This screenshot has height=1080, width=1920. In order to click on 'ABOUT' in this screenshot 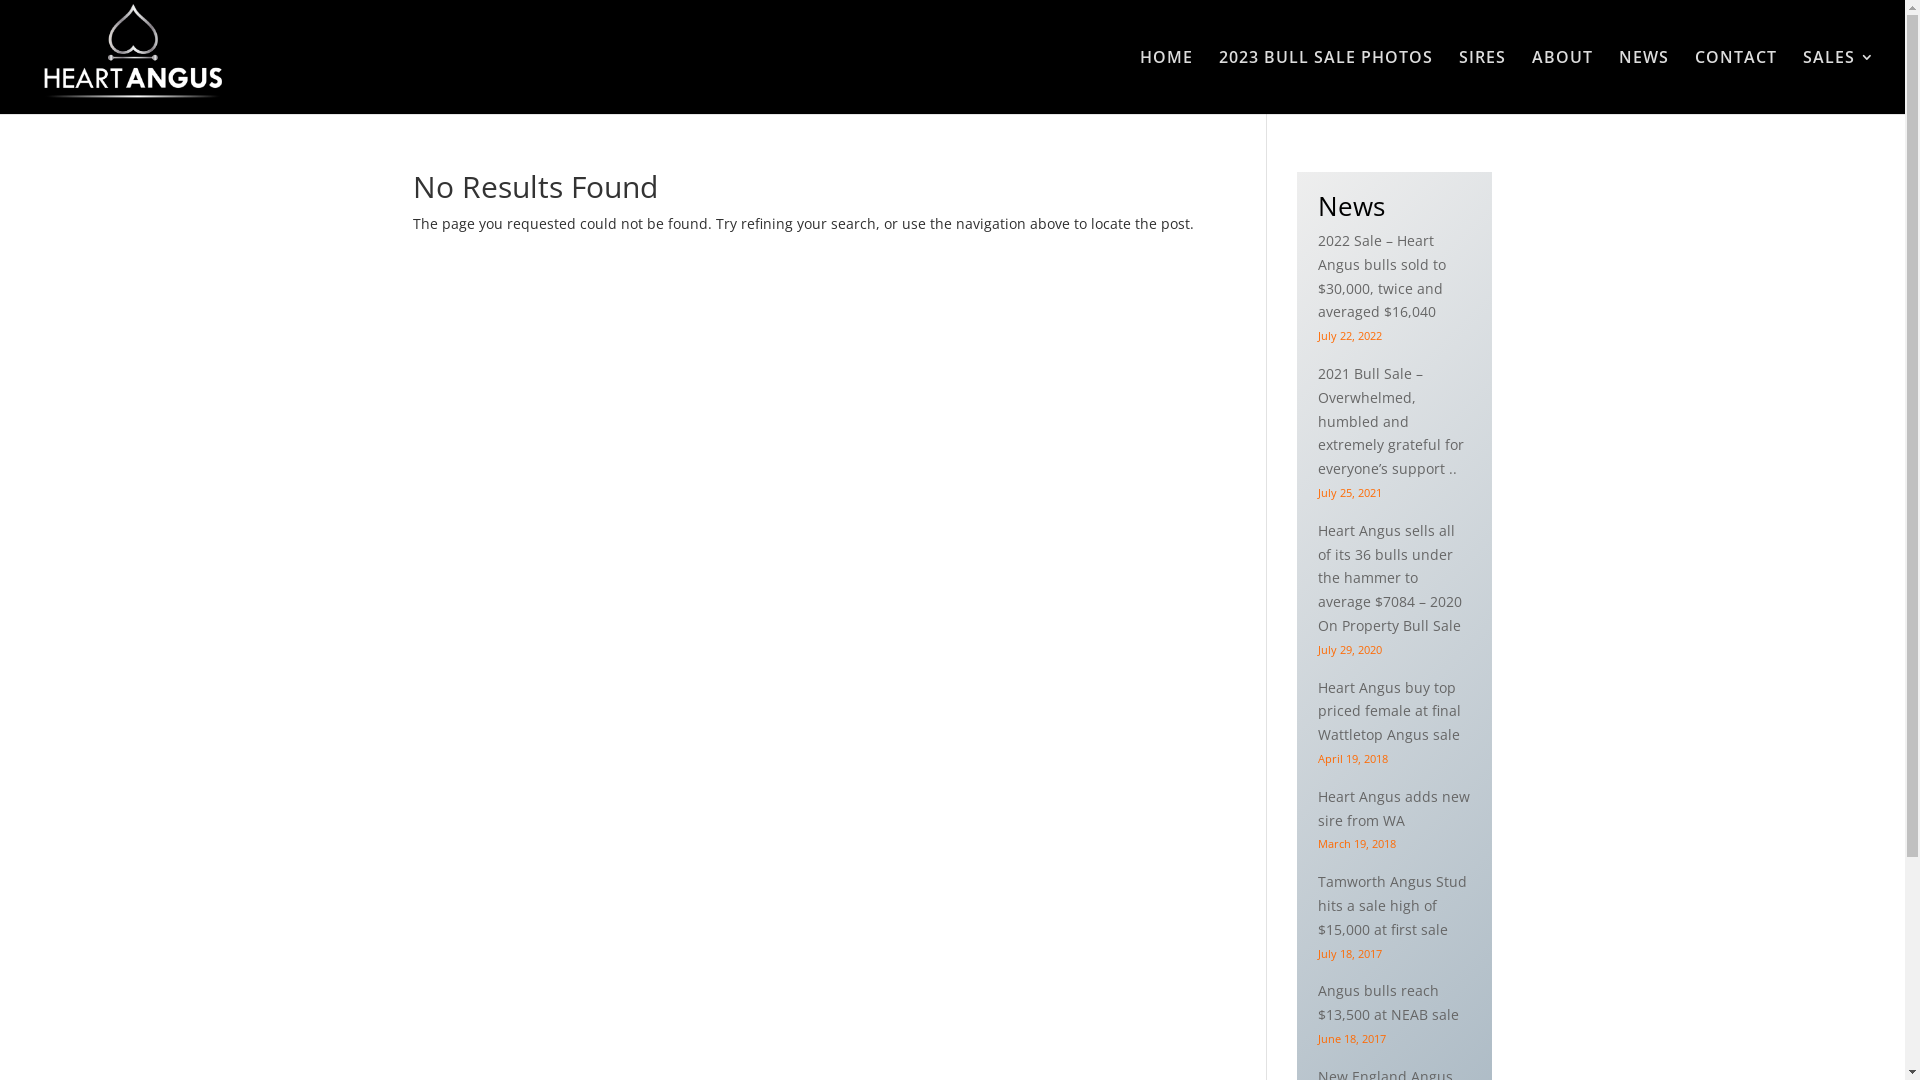, I will do `click(1561, 80)`.